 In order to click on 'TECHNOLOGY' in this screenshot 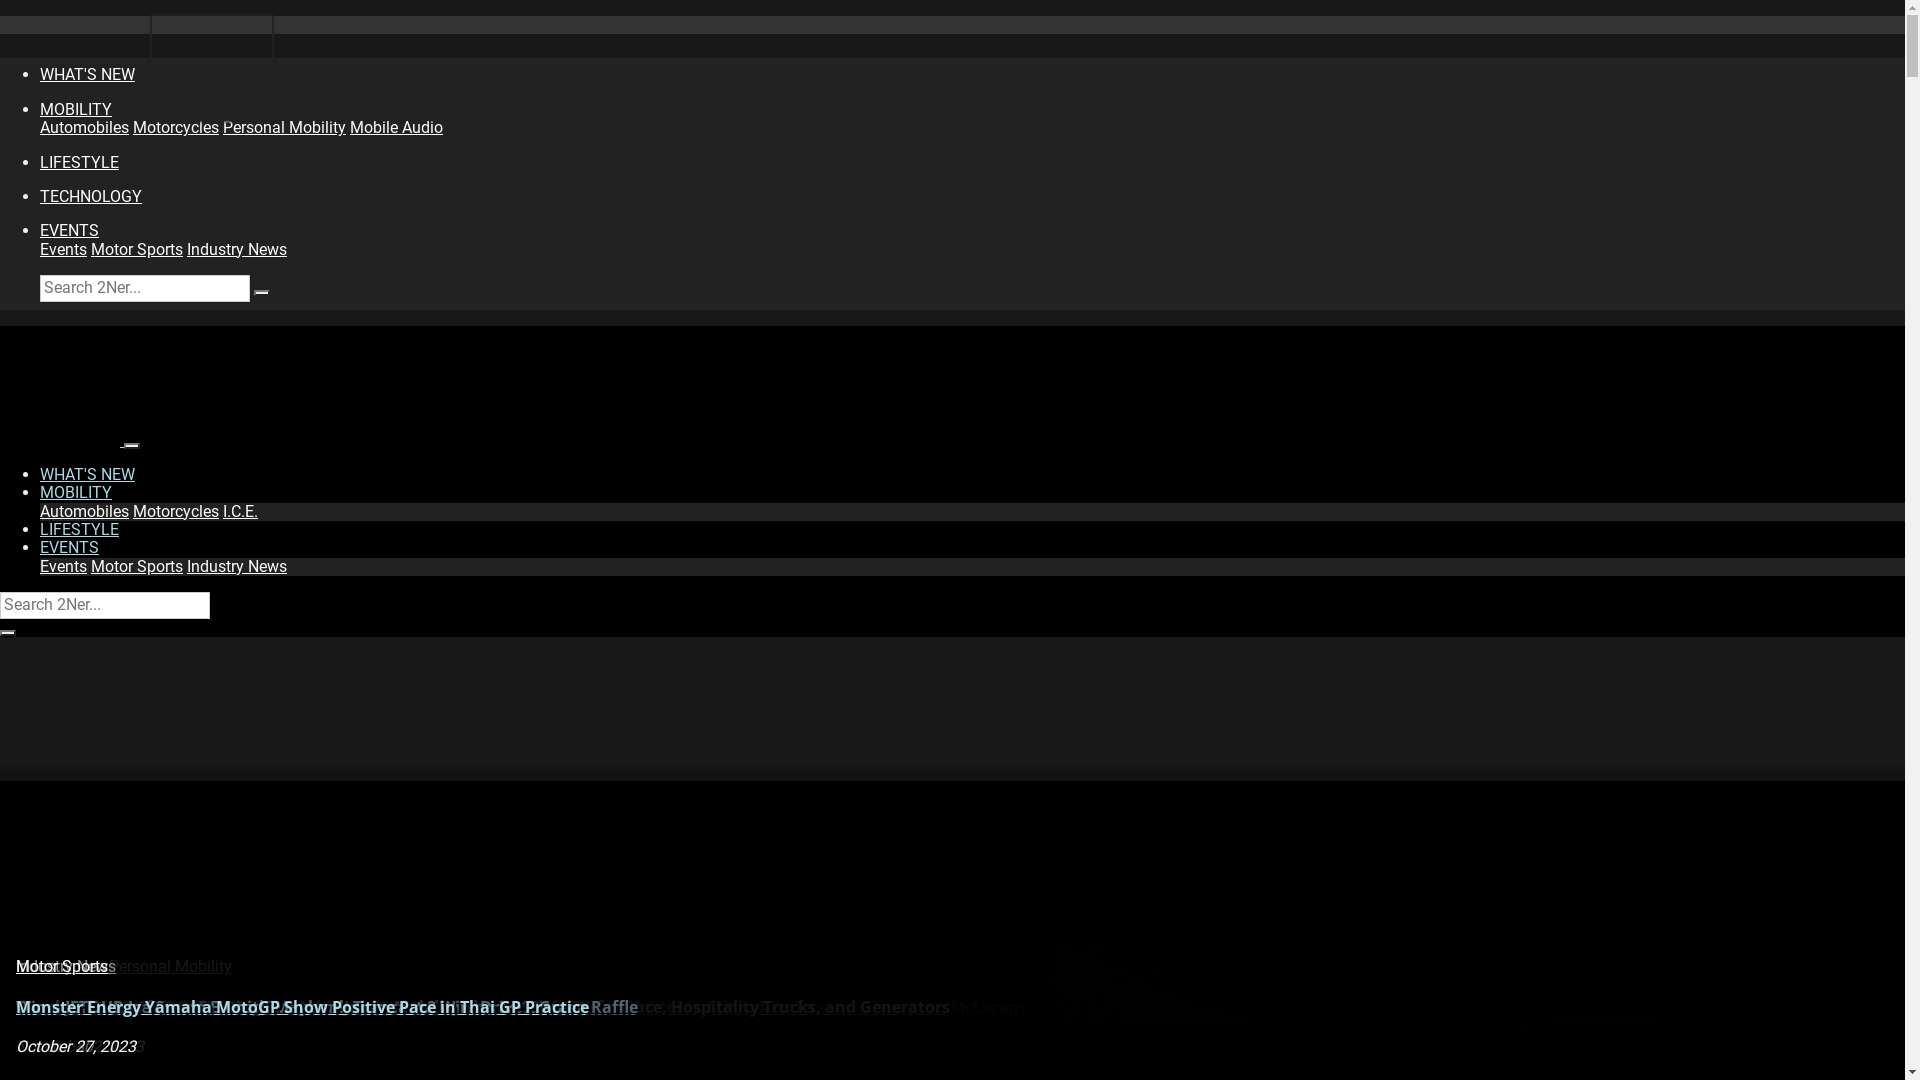, I will do `click(39, 196)`.